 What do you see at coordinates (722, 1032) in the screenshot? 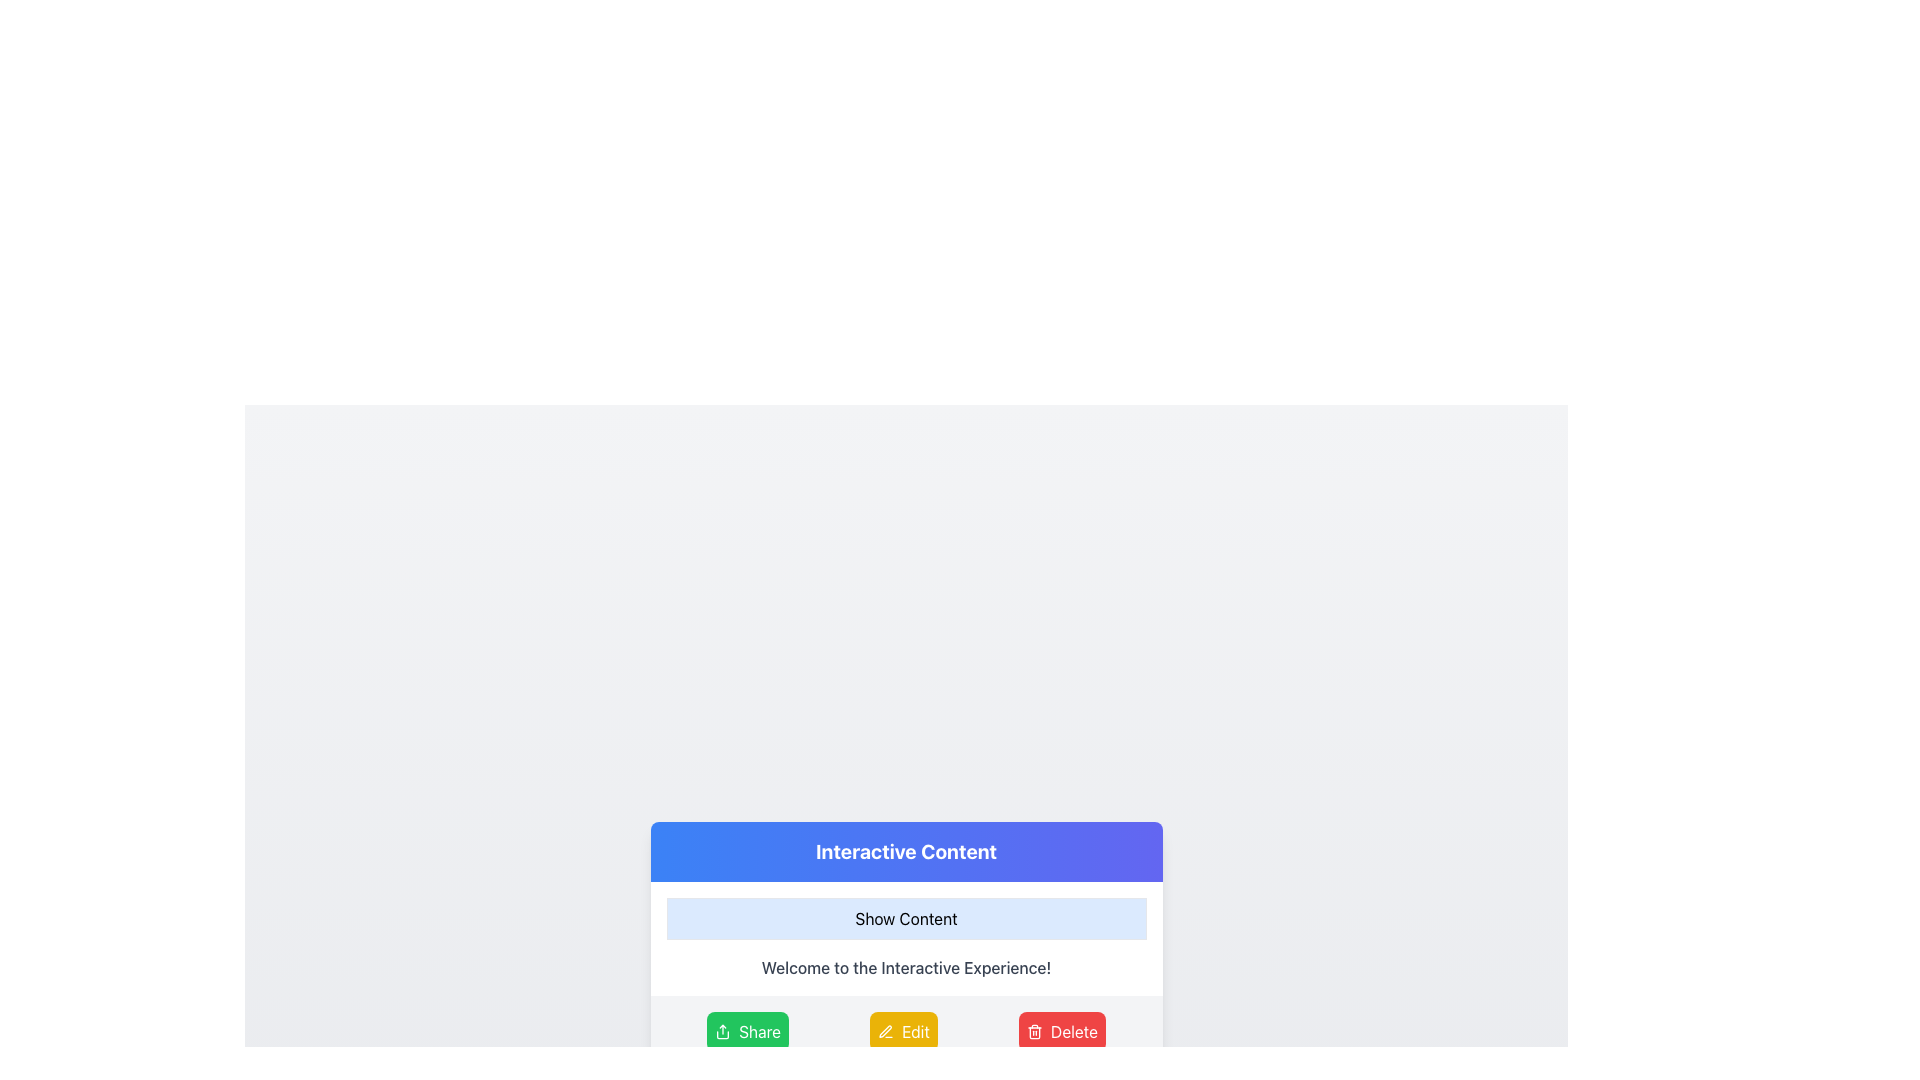
I see `the share icon, which is a small icon outlined in white on a green background, located to the left of the text label 'Share' in the first button among a group of three buttons at the bottom center of the UI` at bounding box center [722, 1032].